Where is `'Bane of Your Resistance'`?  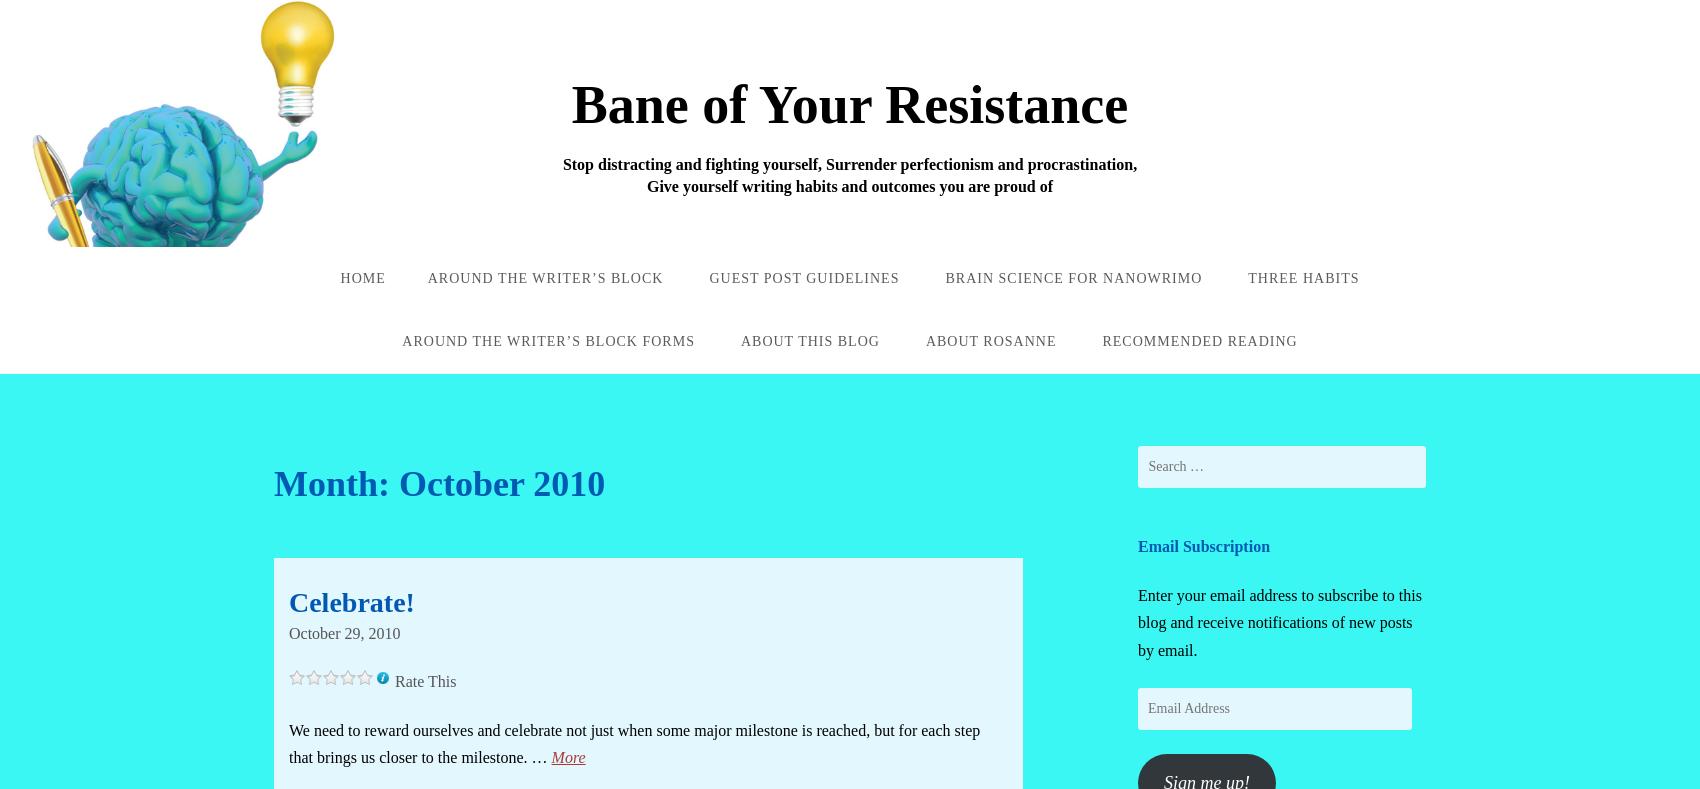 'Bane of Your Resistance' is located at coordinates (848, 105).